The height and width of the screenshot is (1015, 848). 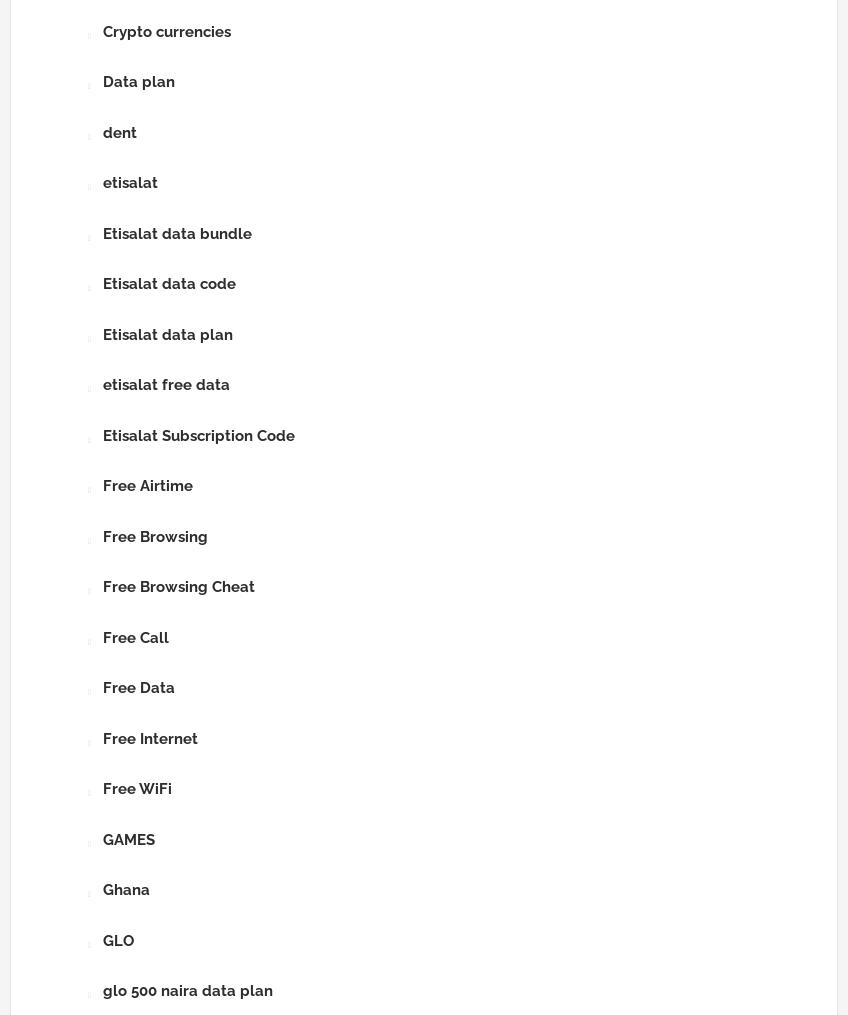 What do you see at coordinates (199, 435) in the screenshot?
I see `'Etisalat Subscription Code'` at bounding box center [199, 435].